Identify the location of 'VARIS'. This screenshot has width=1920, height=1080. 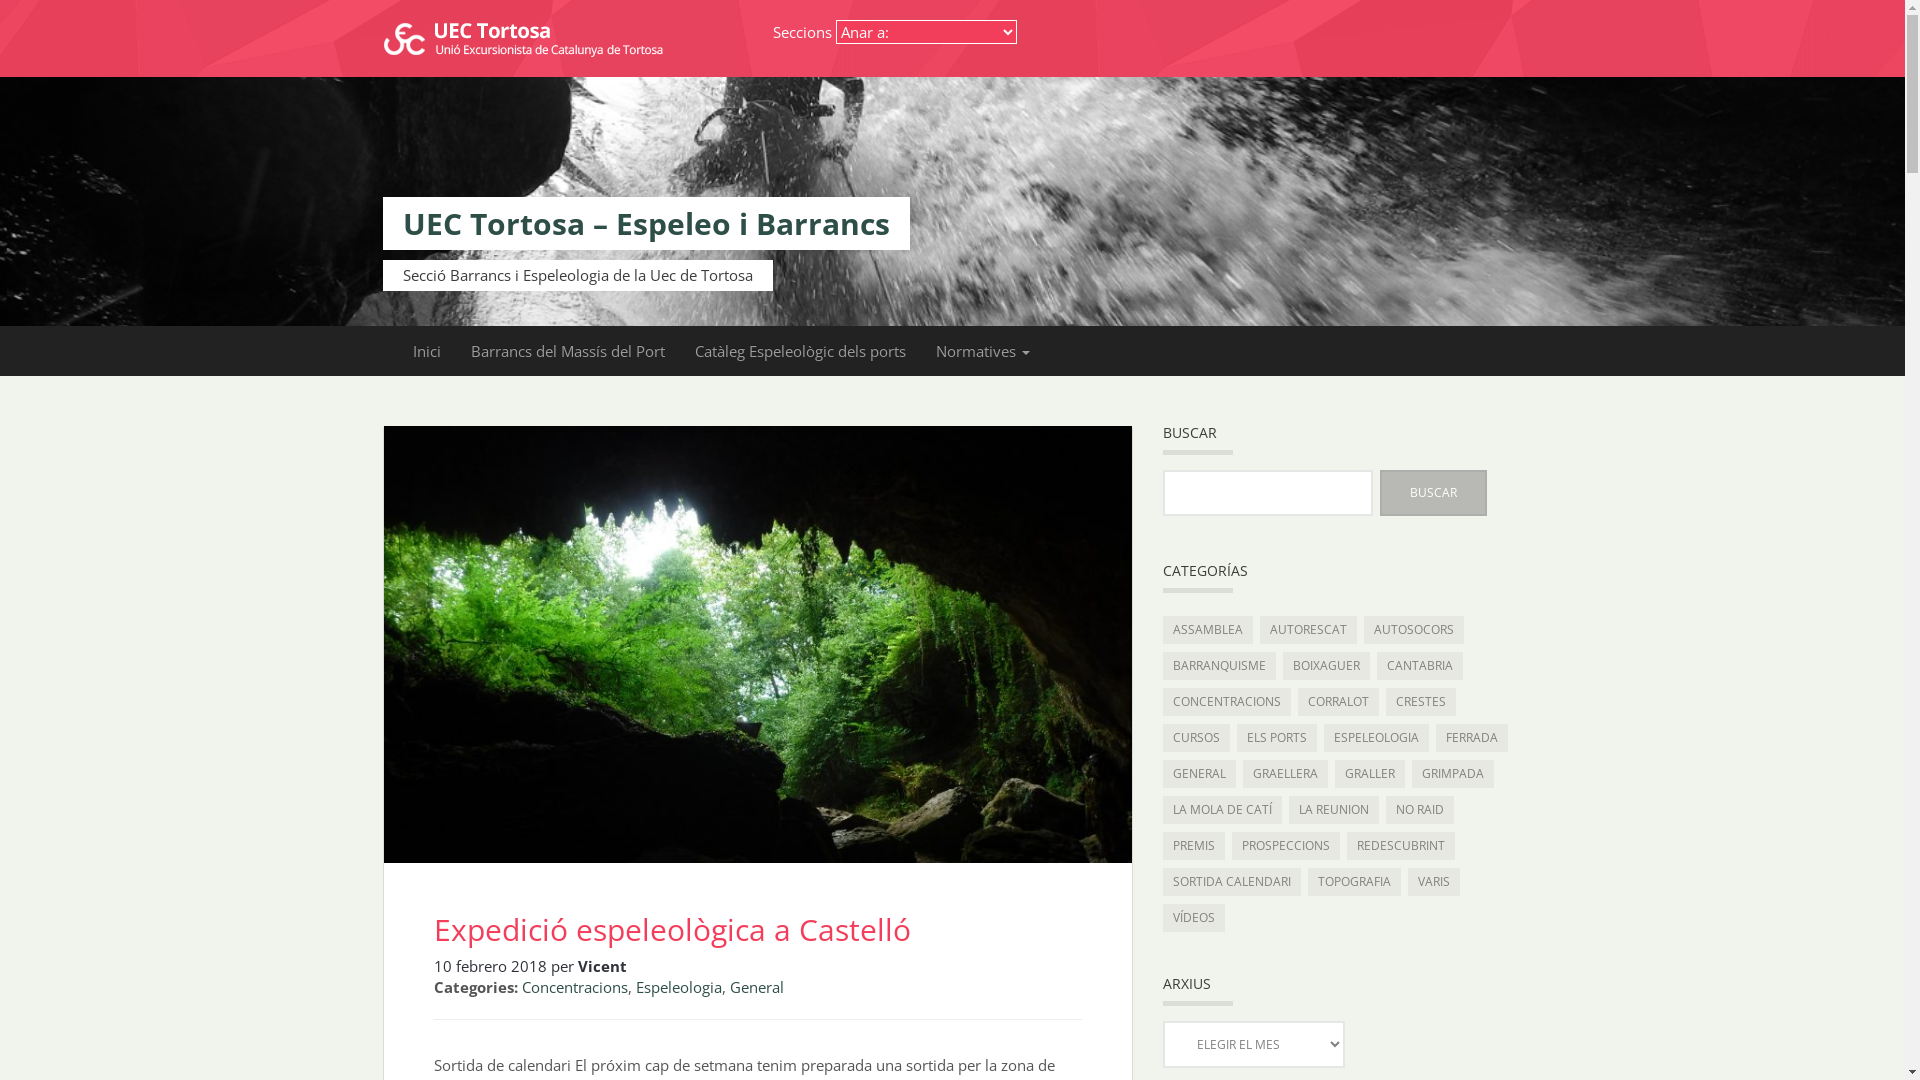
(1433, 881).